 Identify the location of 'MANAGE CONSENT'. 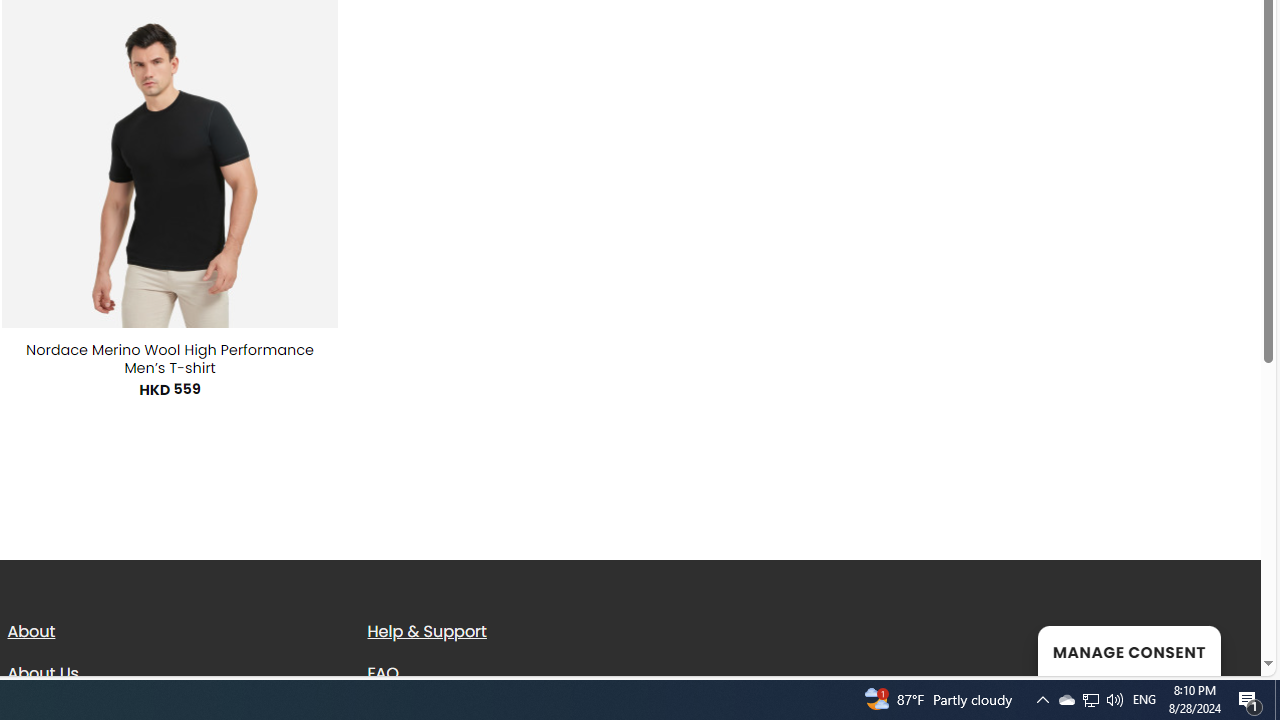
(1128, 650).